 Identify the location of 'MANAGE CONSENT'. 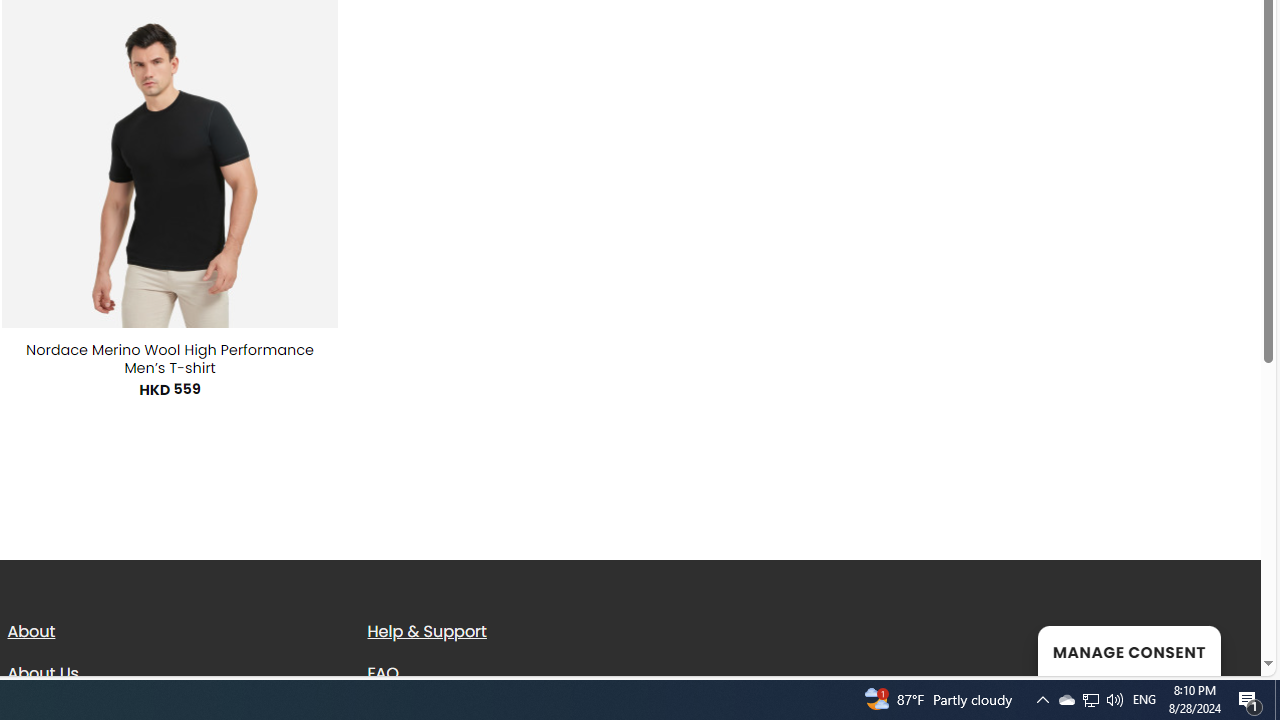
(1128, 650).